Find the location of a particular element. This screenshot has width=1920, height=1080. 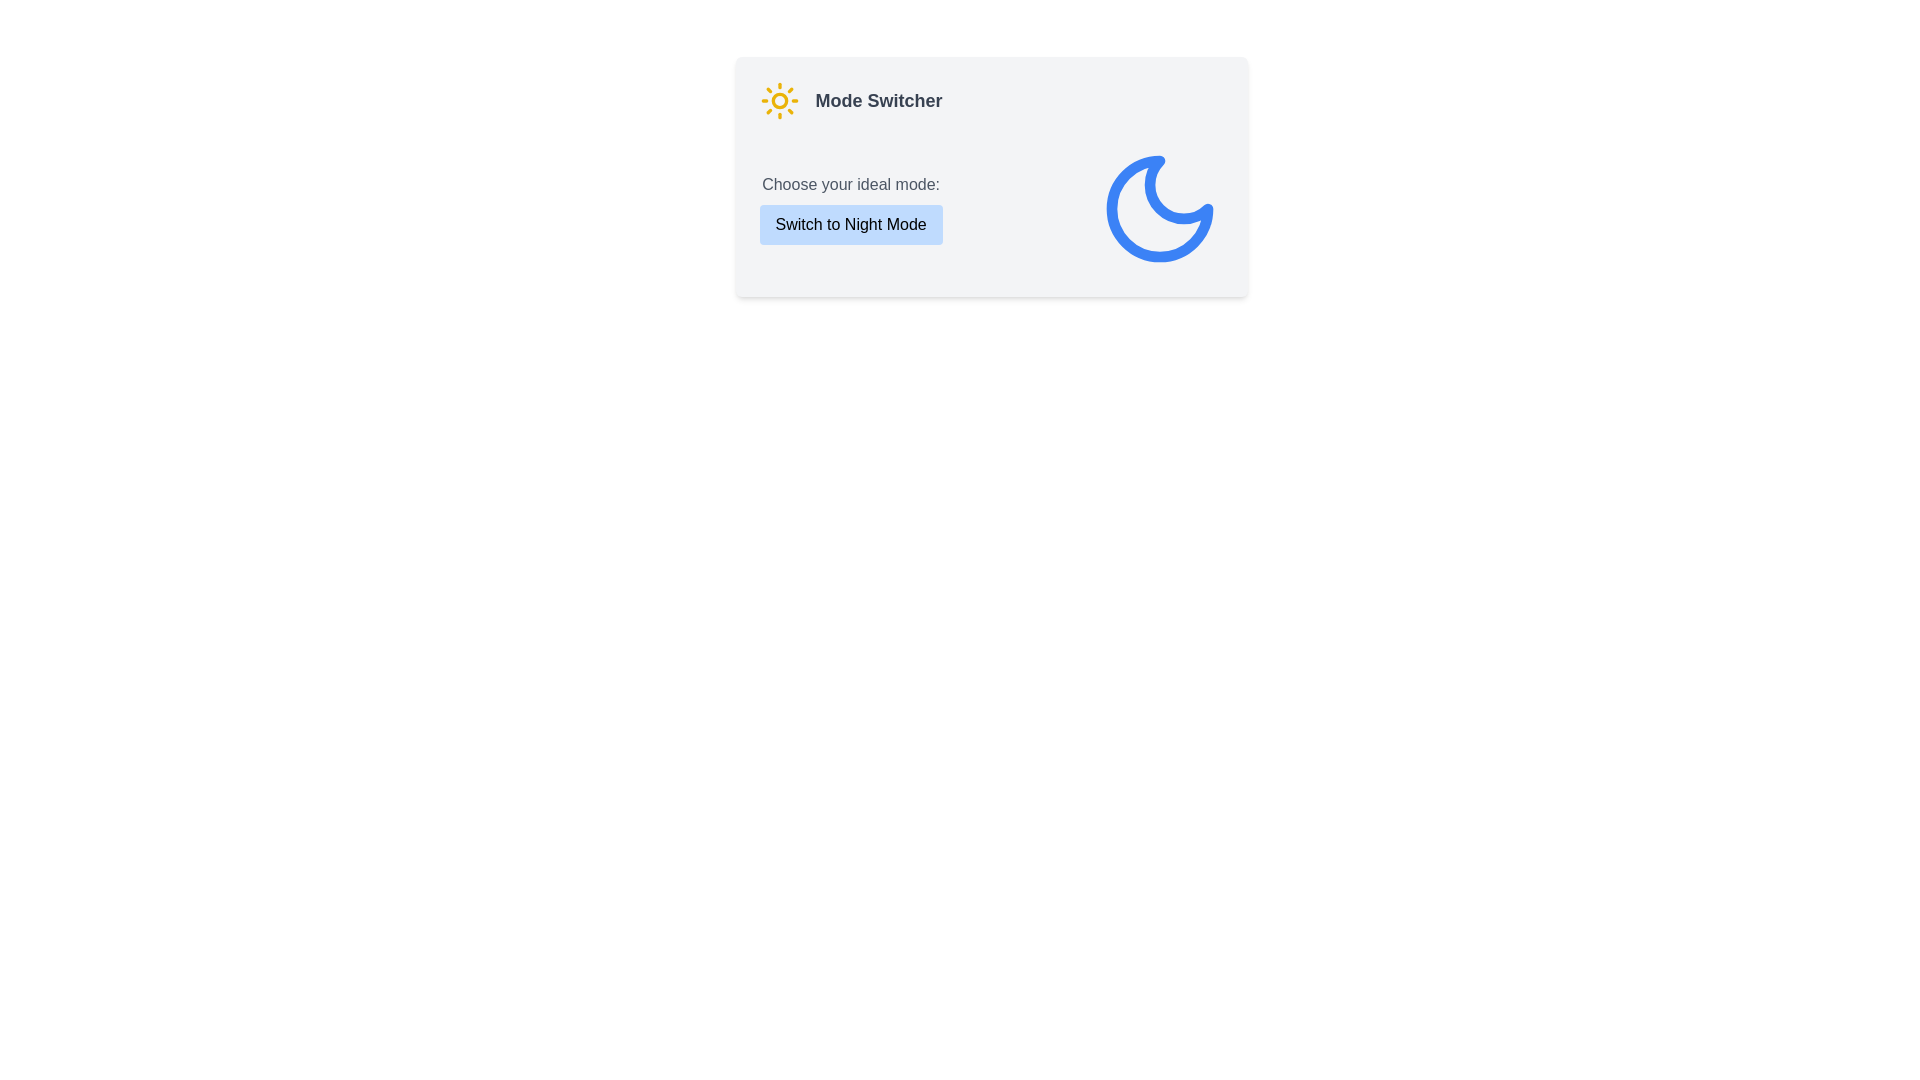

the sun icon located to the left of the 'Mode Switcher' text, which features a vibrant yellow color and a clean, minimalistic design is located at coordinates (778, 100).